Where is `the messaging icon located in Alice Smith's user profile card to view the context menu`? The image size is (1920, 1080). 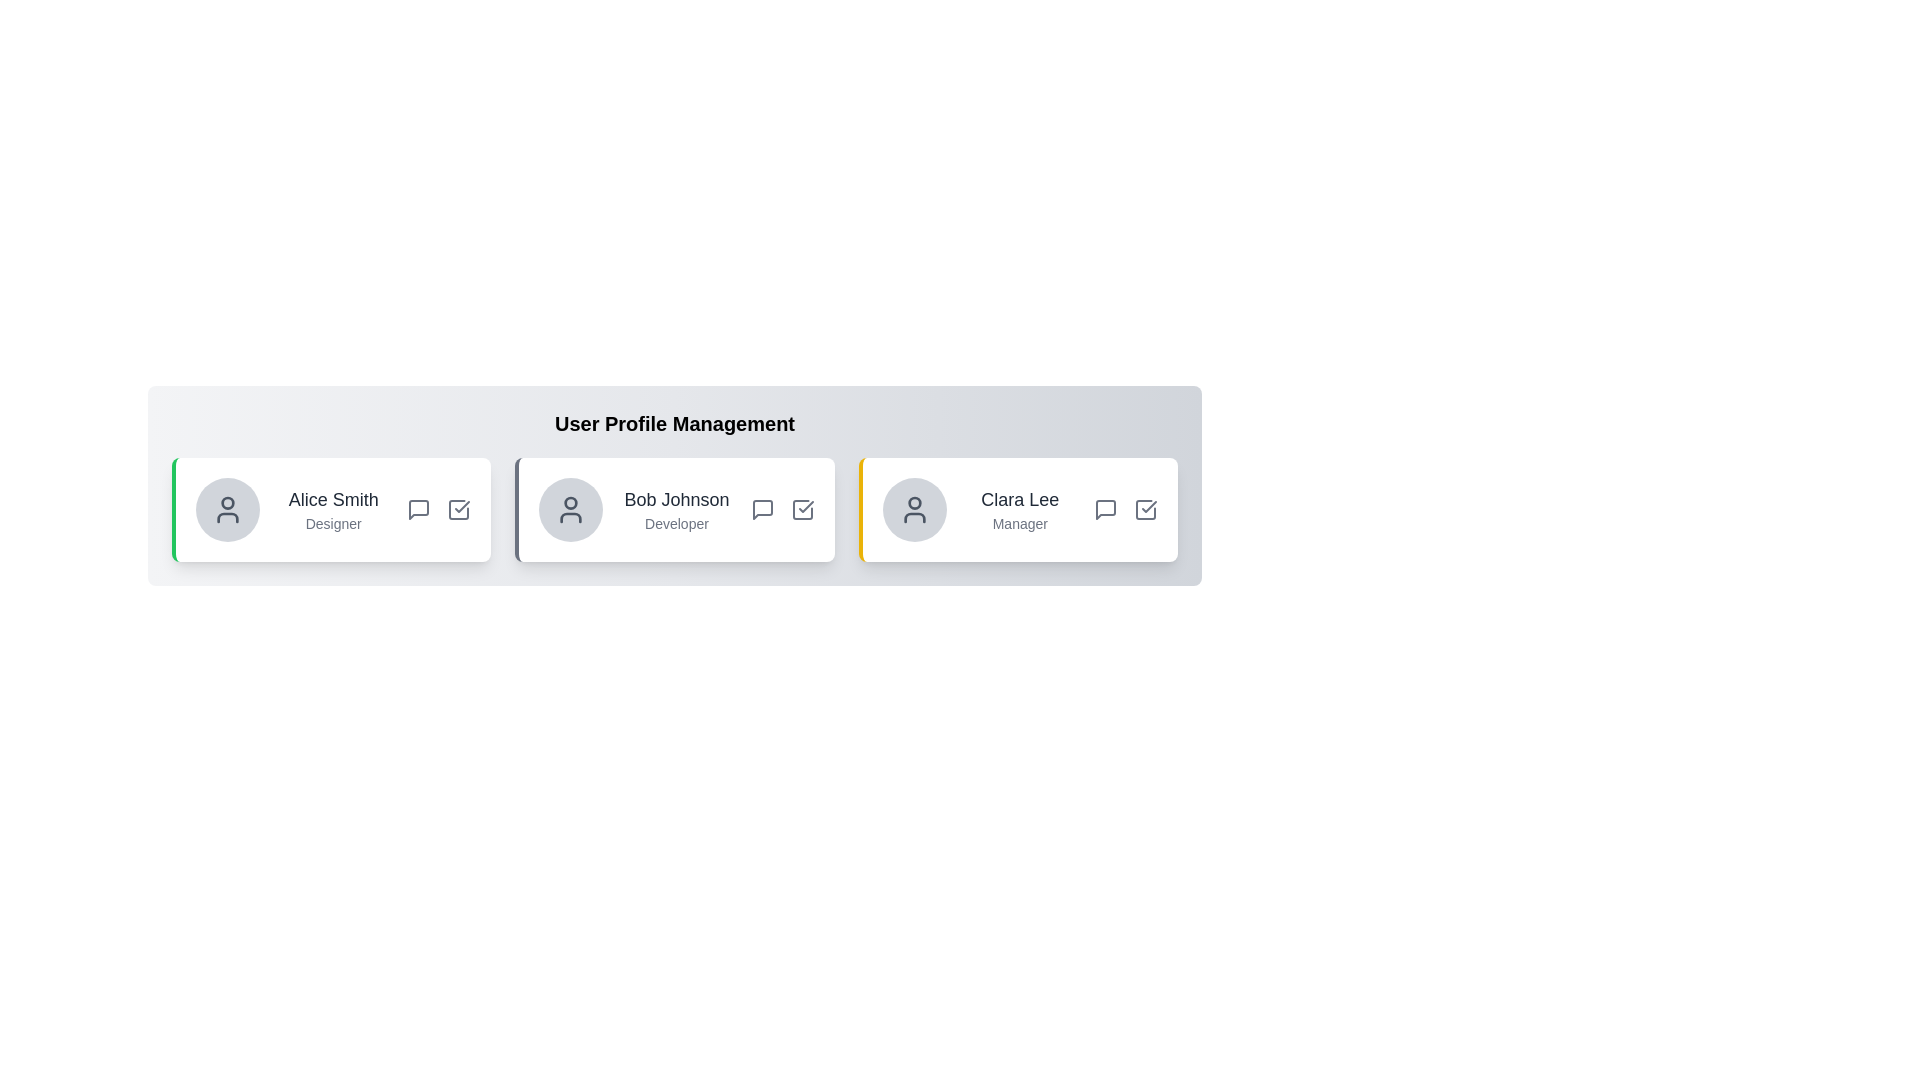 the messaging icon located in Alice Smith's user profile card to view the context menu is located at coordinates (418, 508).